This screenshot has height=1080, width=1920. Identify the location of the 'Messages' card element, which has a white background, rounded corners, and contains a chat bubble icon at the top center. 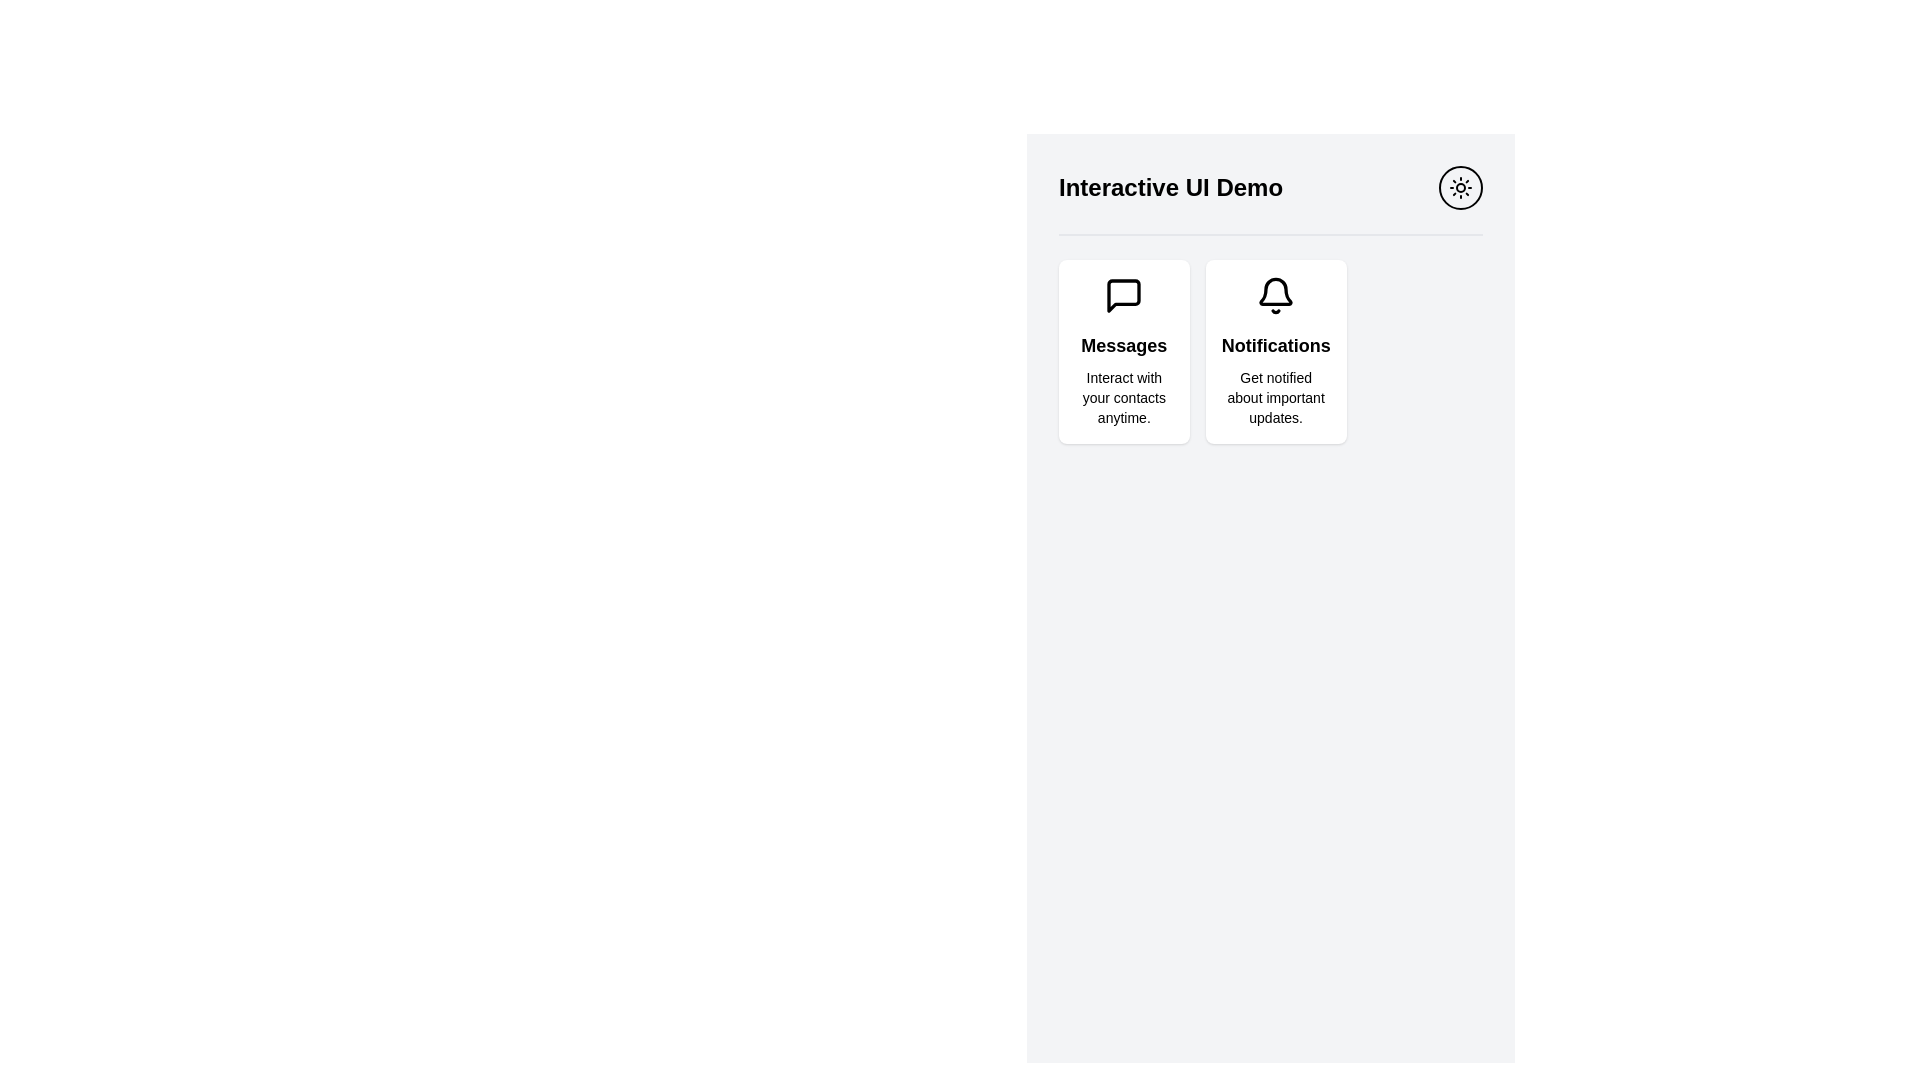
(1124, 350).